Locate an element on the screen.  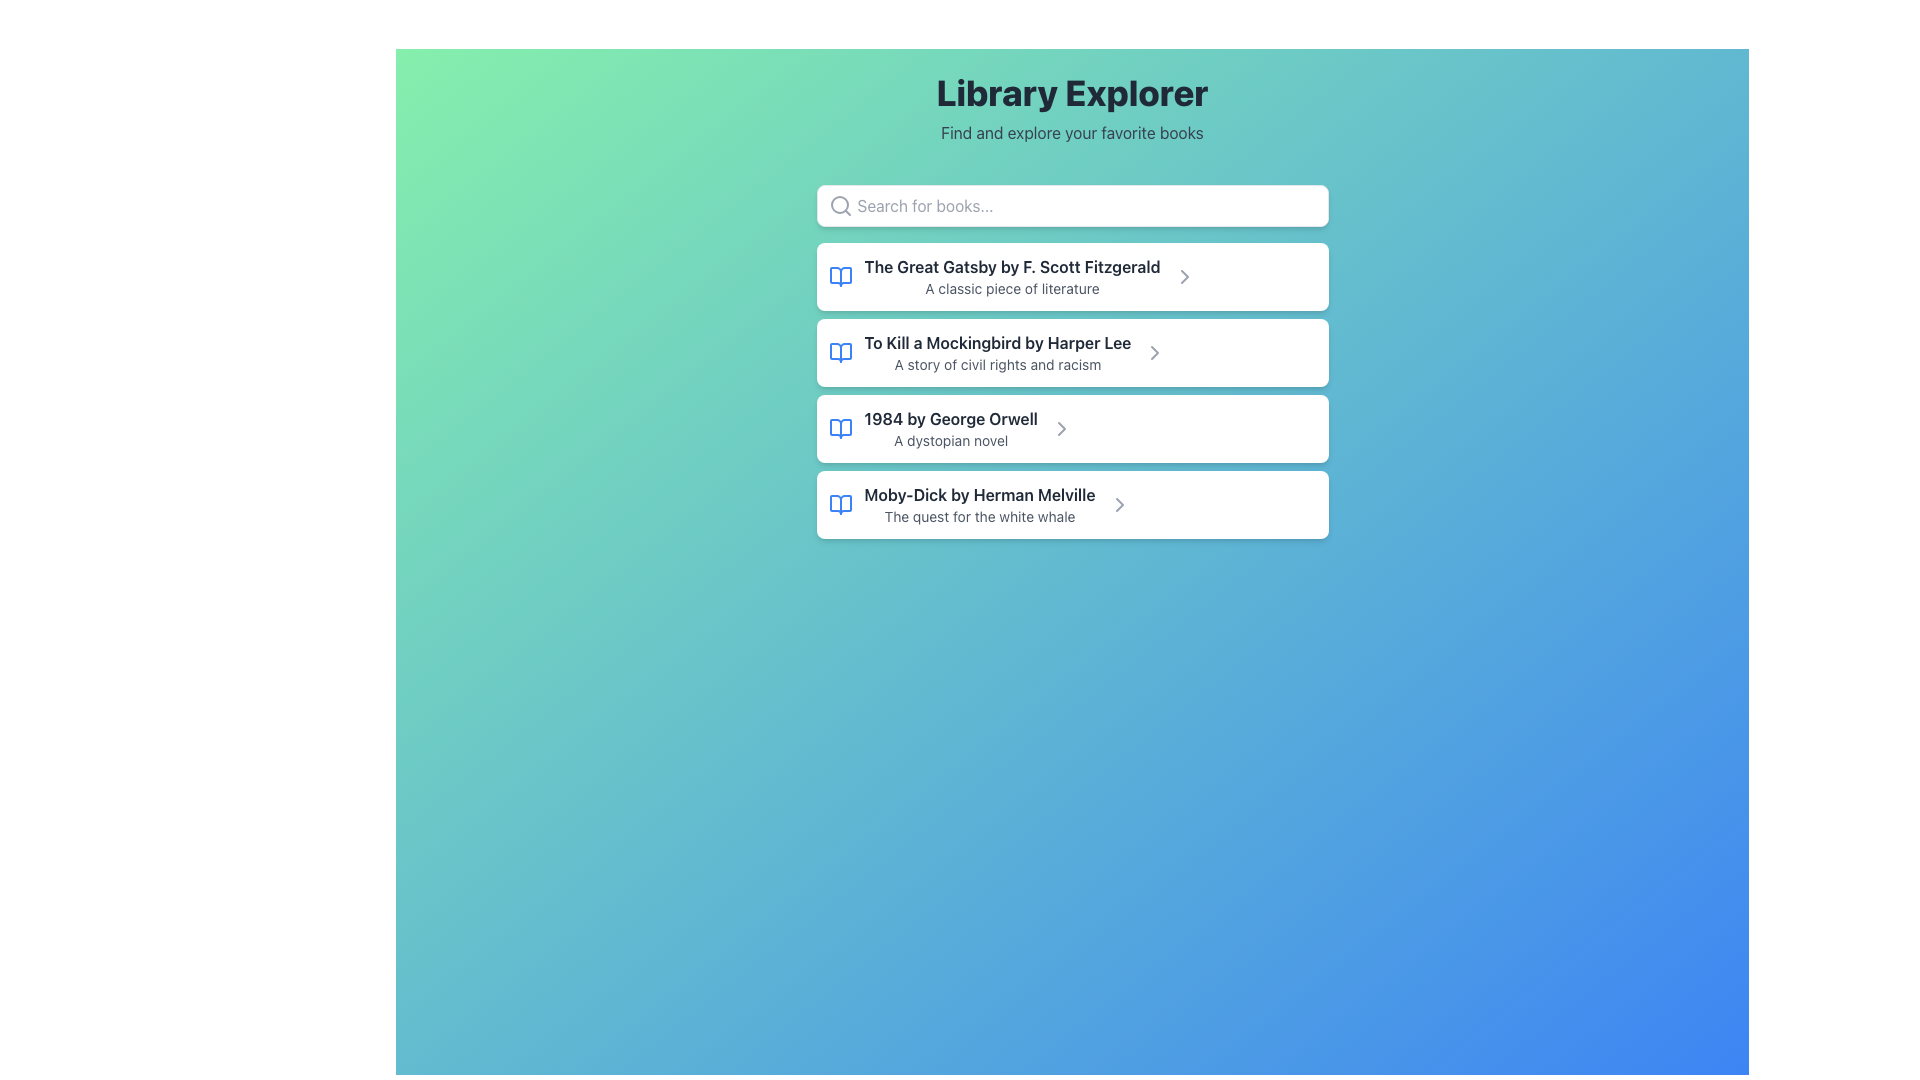
the chevron icon located on the rightmost part of the list item for the book '1984 by George Orwell' is located at coordinates (1060, 427).